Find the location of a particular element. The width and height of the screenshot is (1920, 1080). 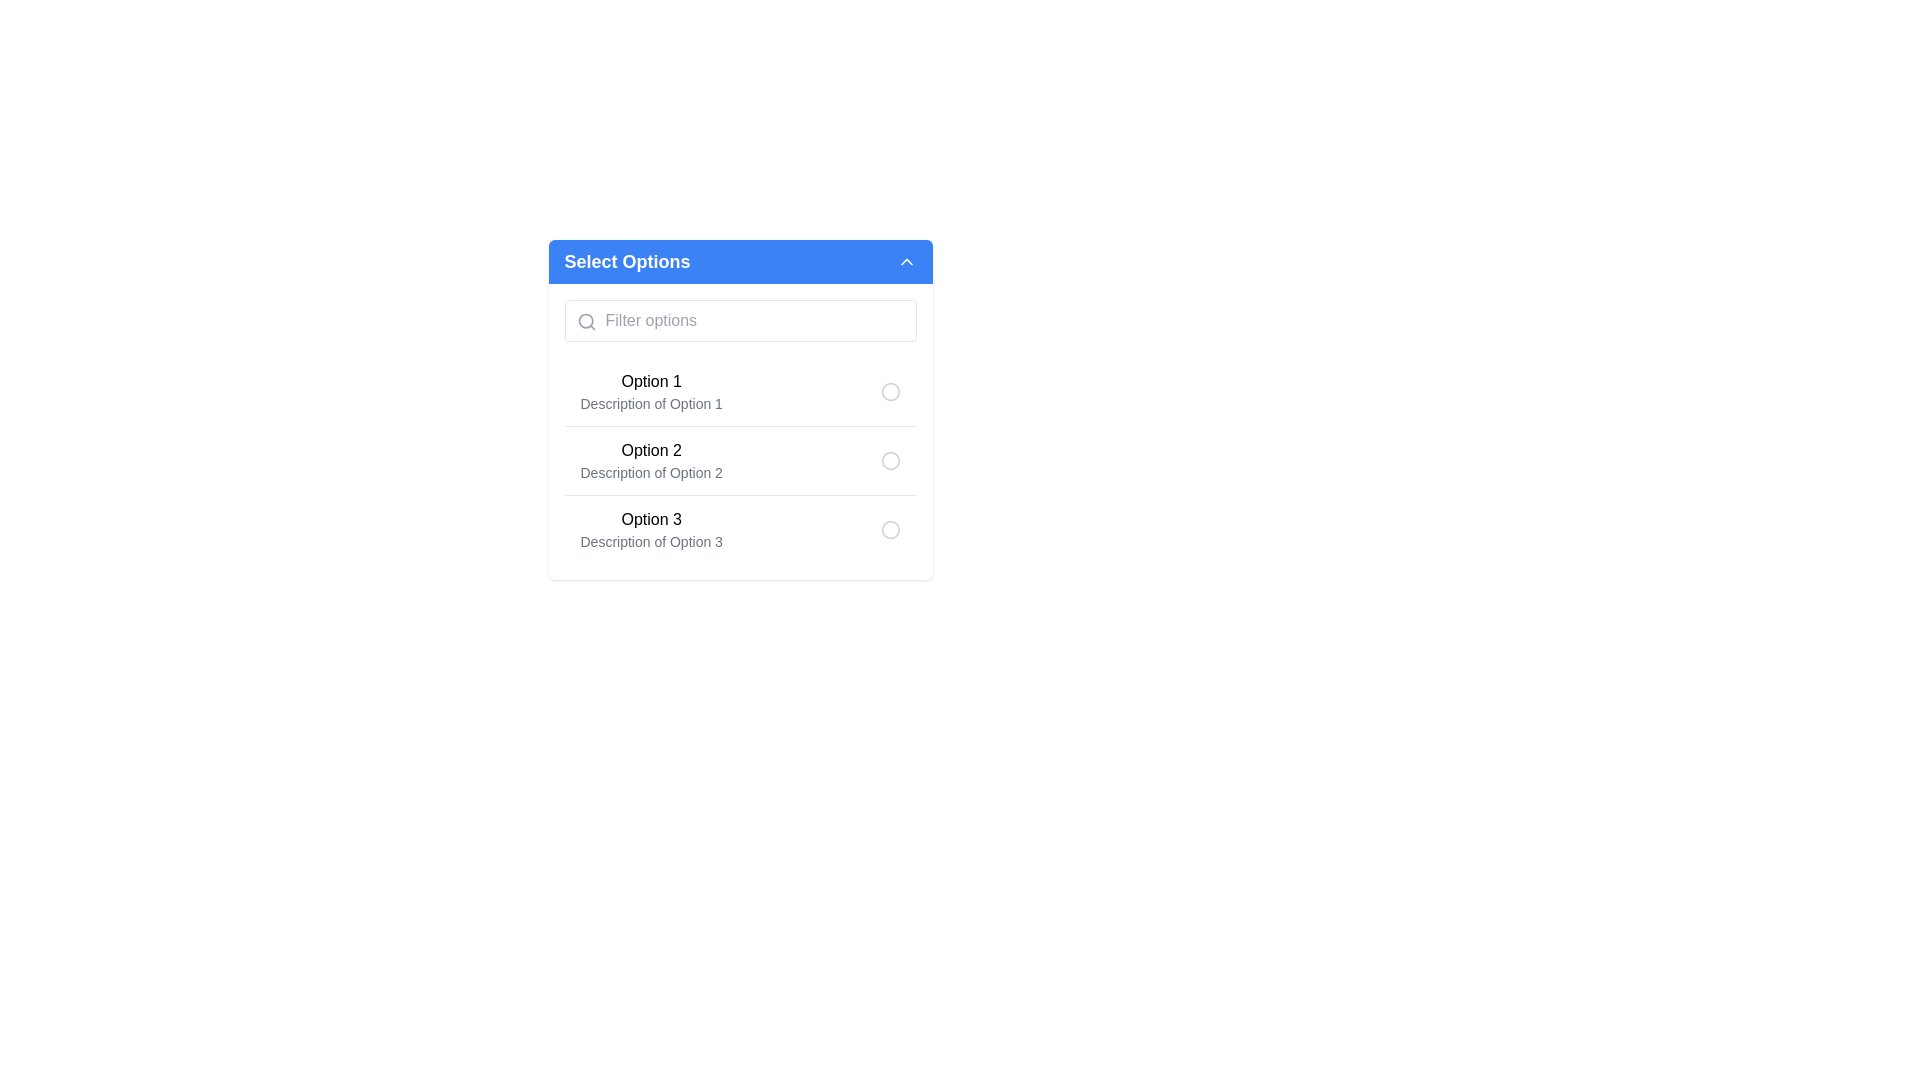

the magnifying glass icon, which is positioned in the left-top corner of the text input field at the top of the options panel is located at coordinates (585, 320).